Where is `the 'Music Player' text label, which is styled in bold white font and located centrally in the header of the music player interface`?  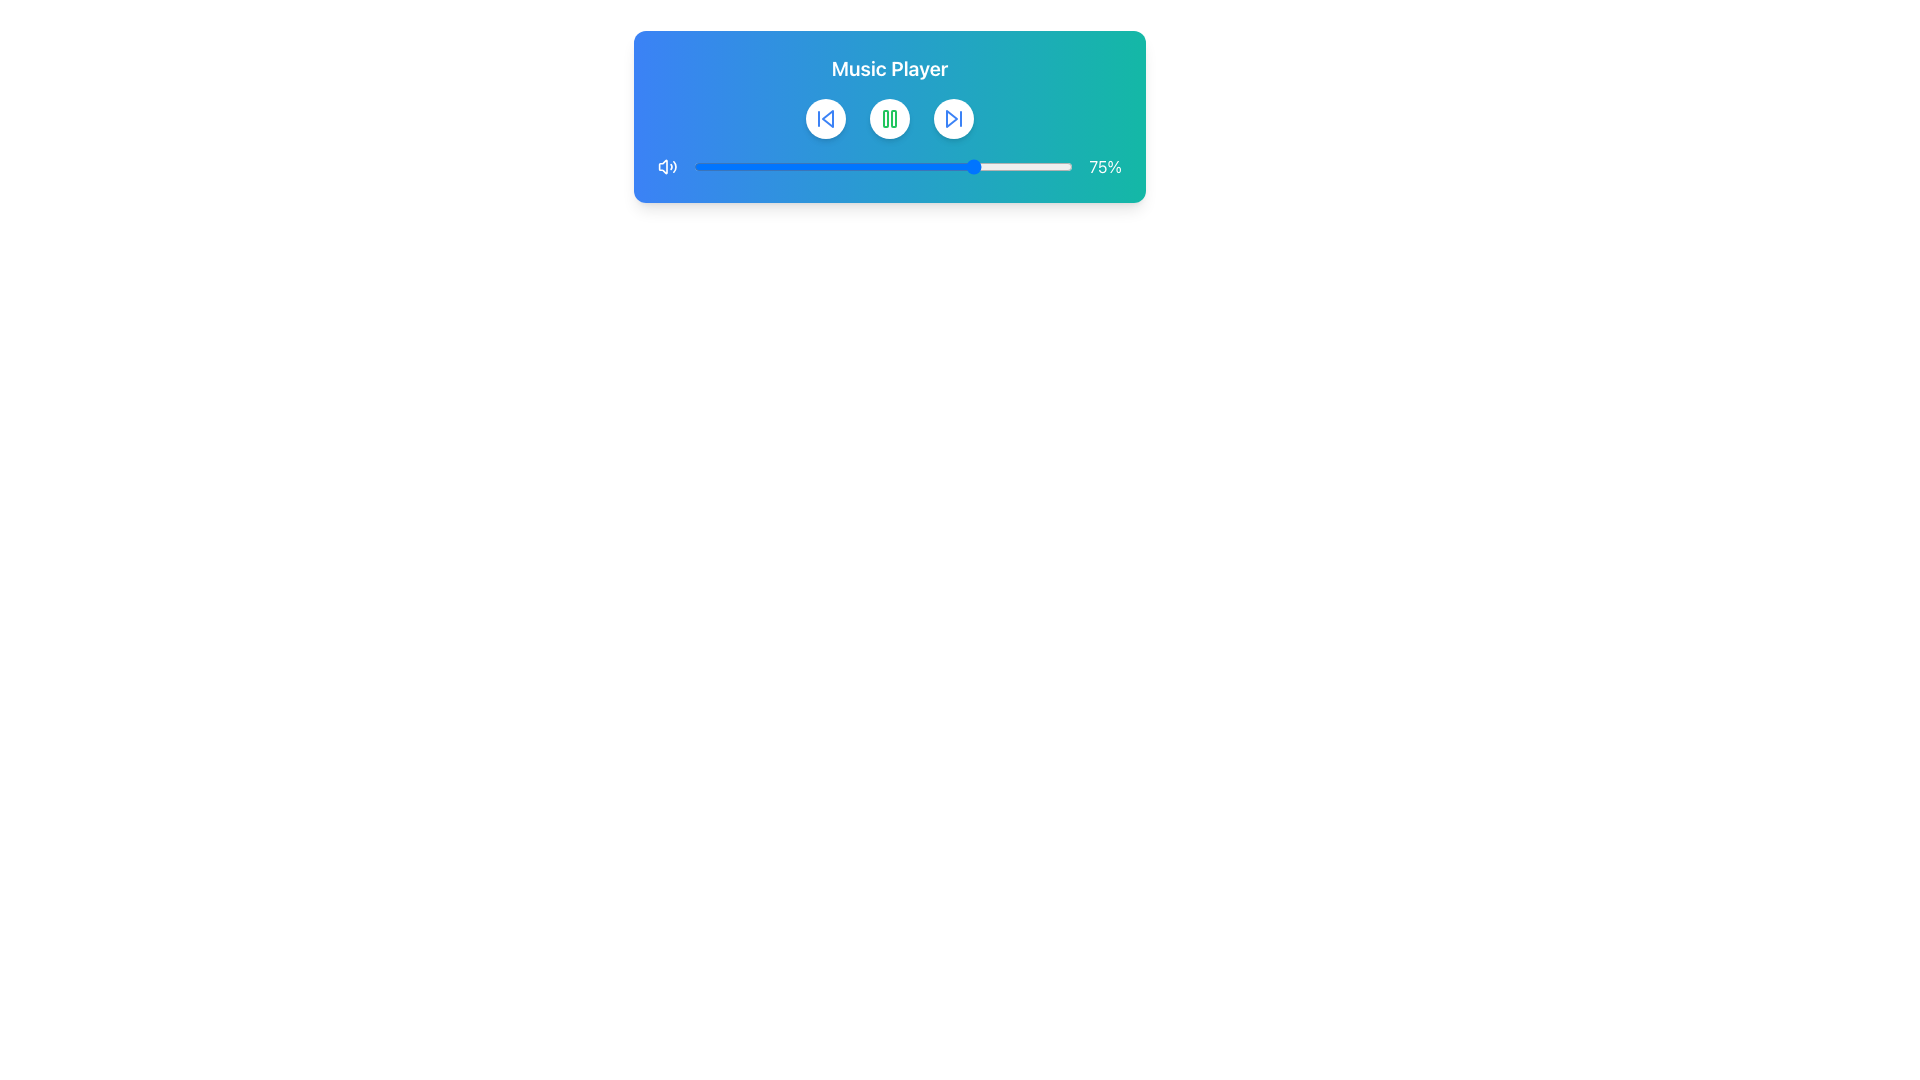 the 'Music Player' text label, which is styled in bold white font and located centrally in the header of the music player interface is located at coordinates (888, 68).